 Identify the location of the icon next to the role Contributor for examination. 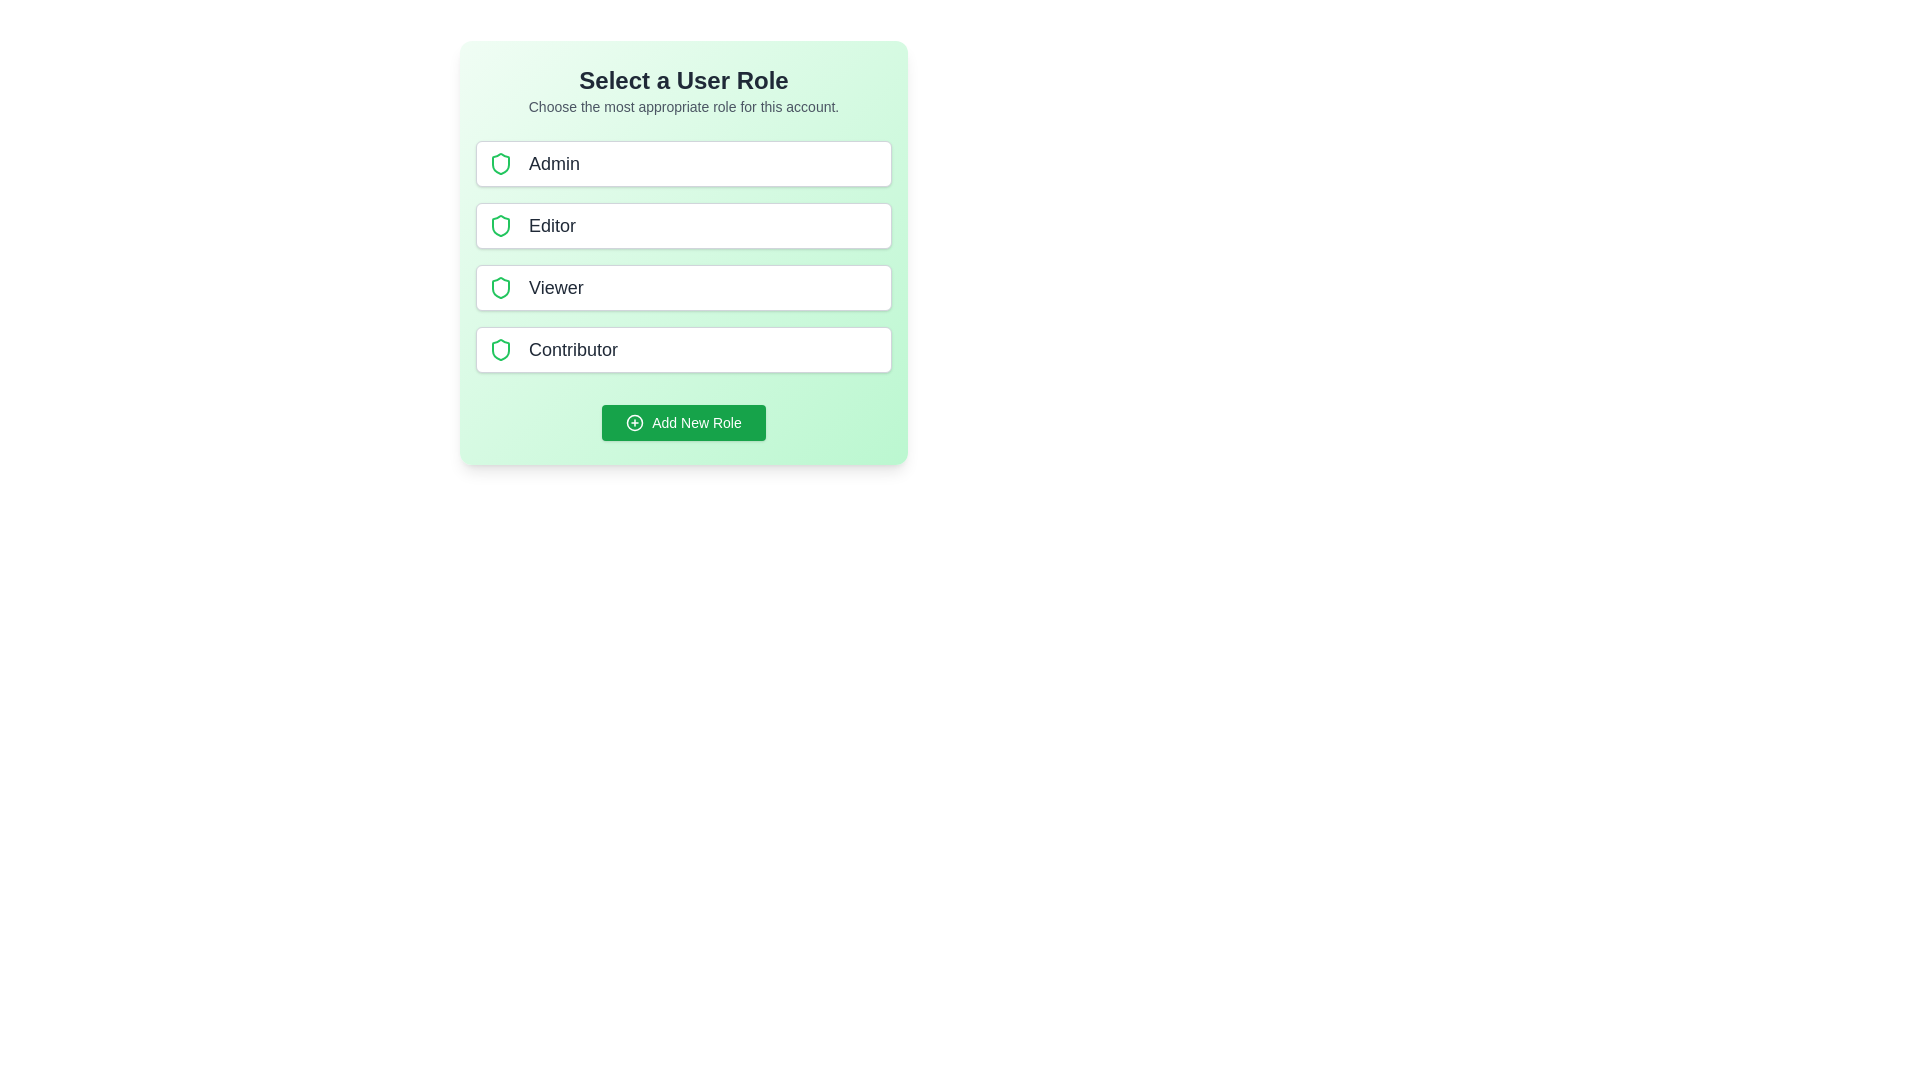
(500, 349).